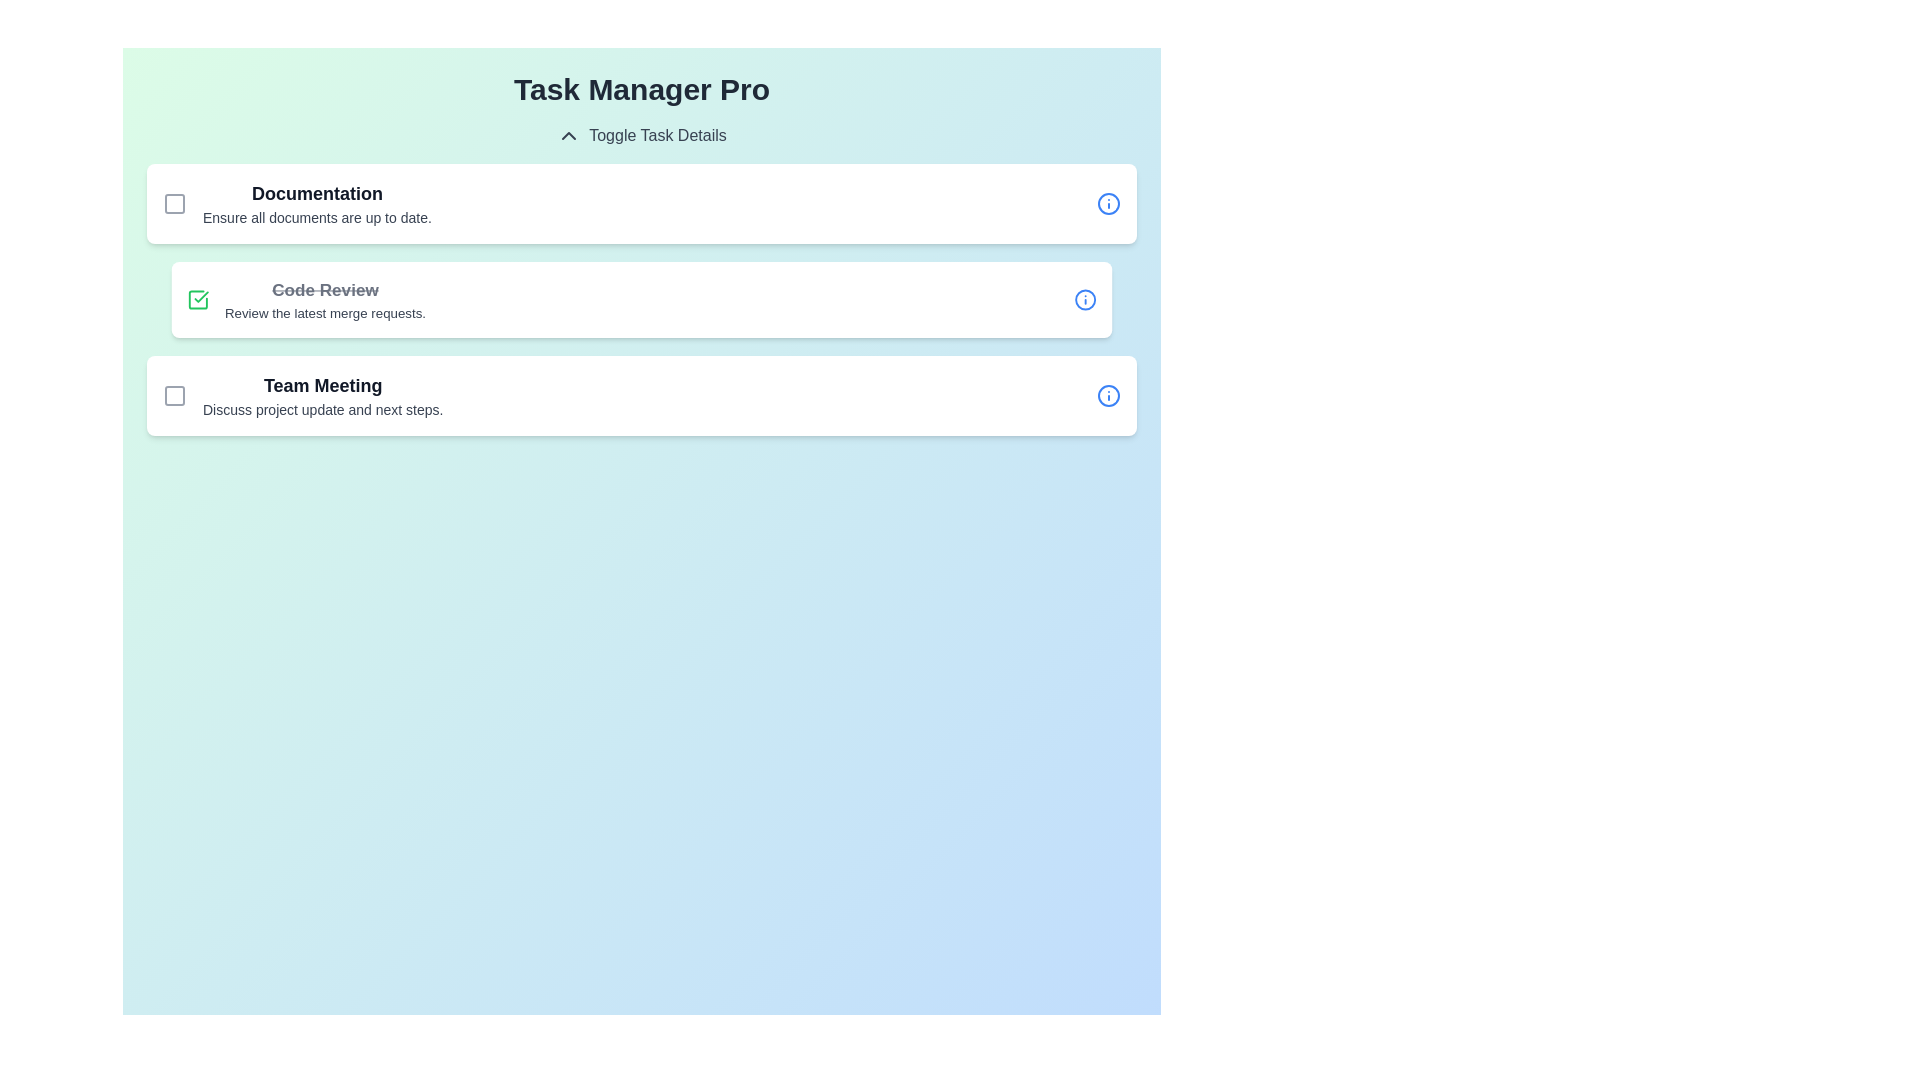 This screenshot has width=1920, height=1080. What do you see at coordinates (642, 135) in the screenshot?
I see `the 'Toggle Task Details' button to toggle the task details visibility` at bounding box center [642, 135].